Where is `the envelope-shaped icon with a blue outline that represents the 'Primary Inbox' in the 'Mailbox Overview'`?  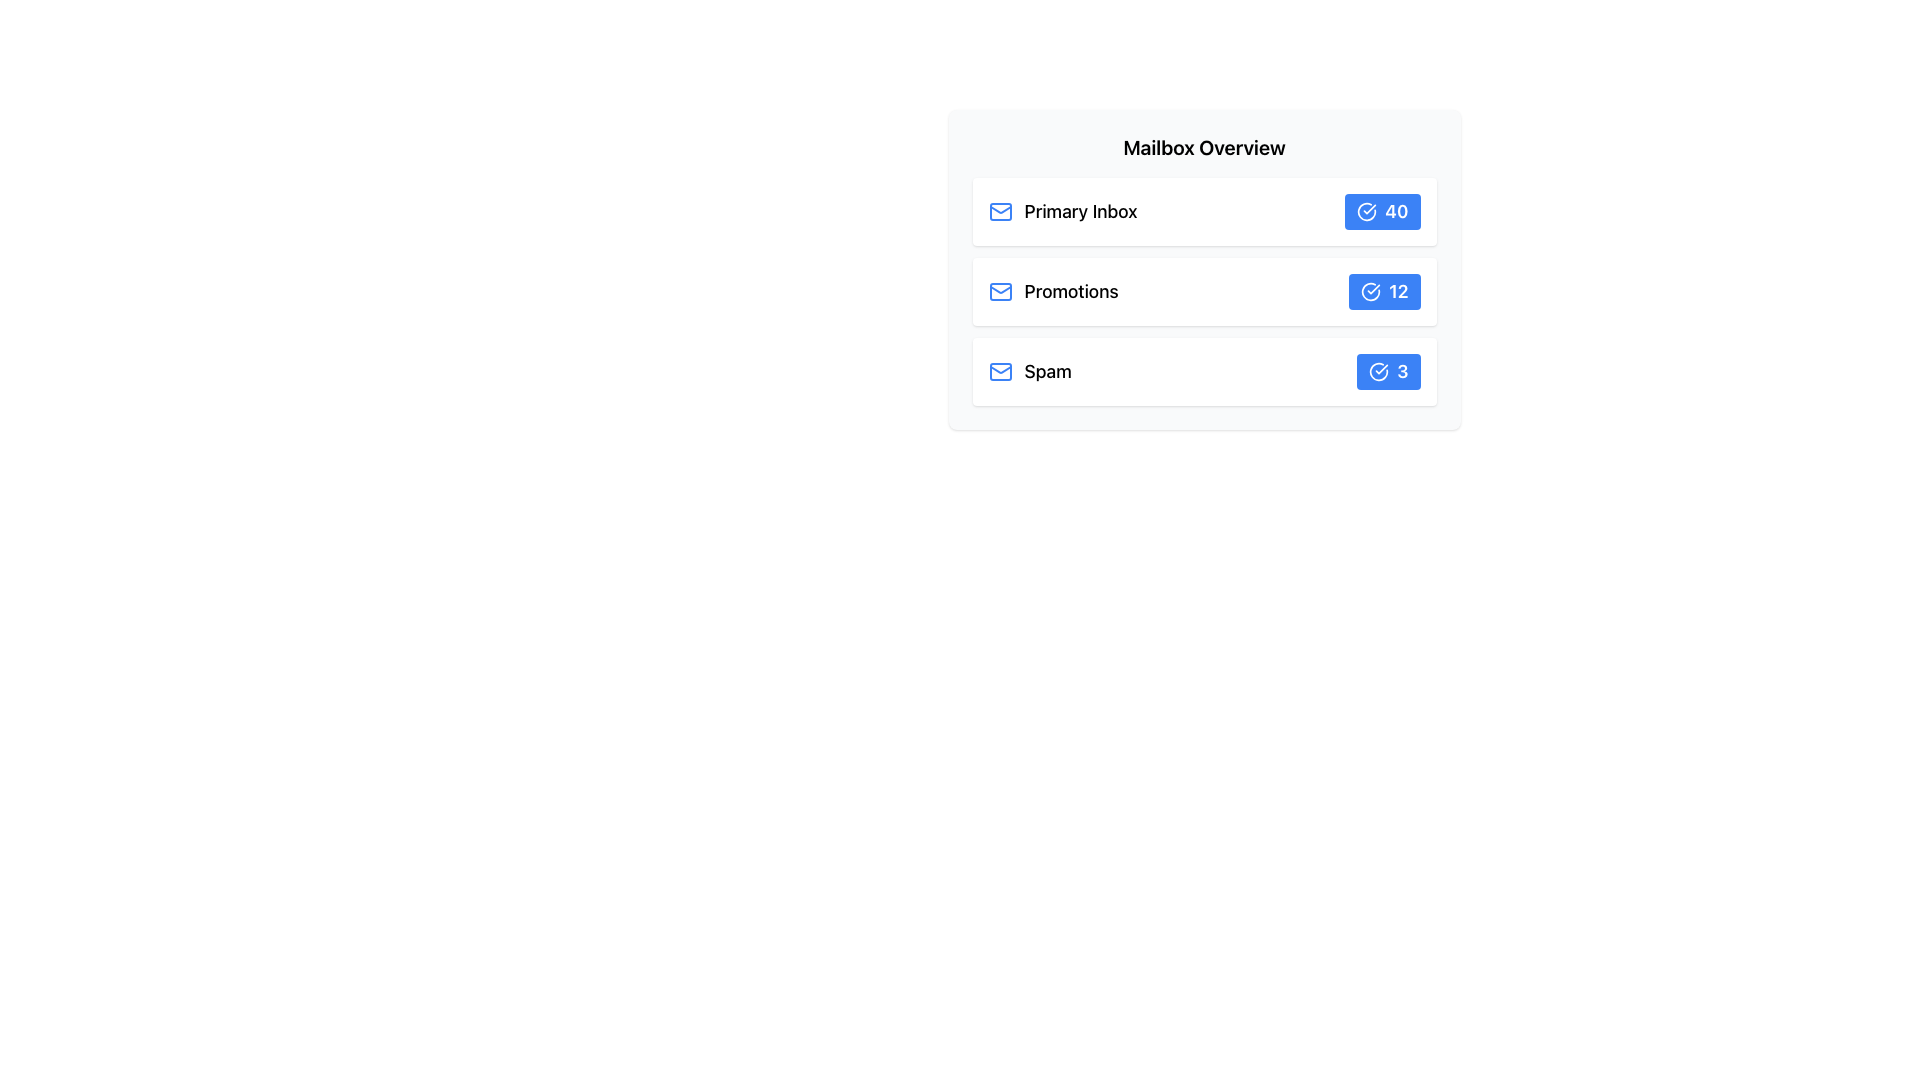 the envelope-shaped icon with a blue outline that represents the 'Primary Inbox' in the 'Mailbox Overview' is located at coordinates (1000, 212).